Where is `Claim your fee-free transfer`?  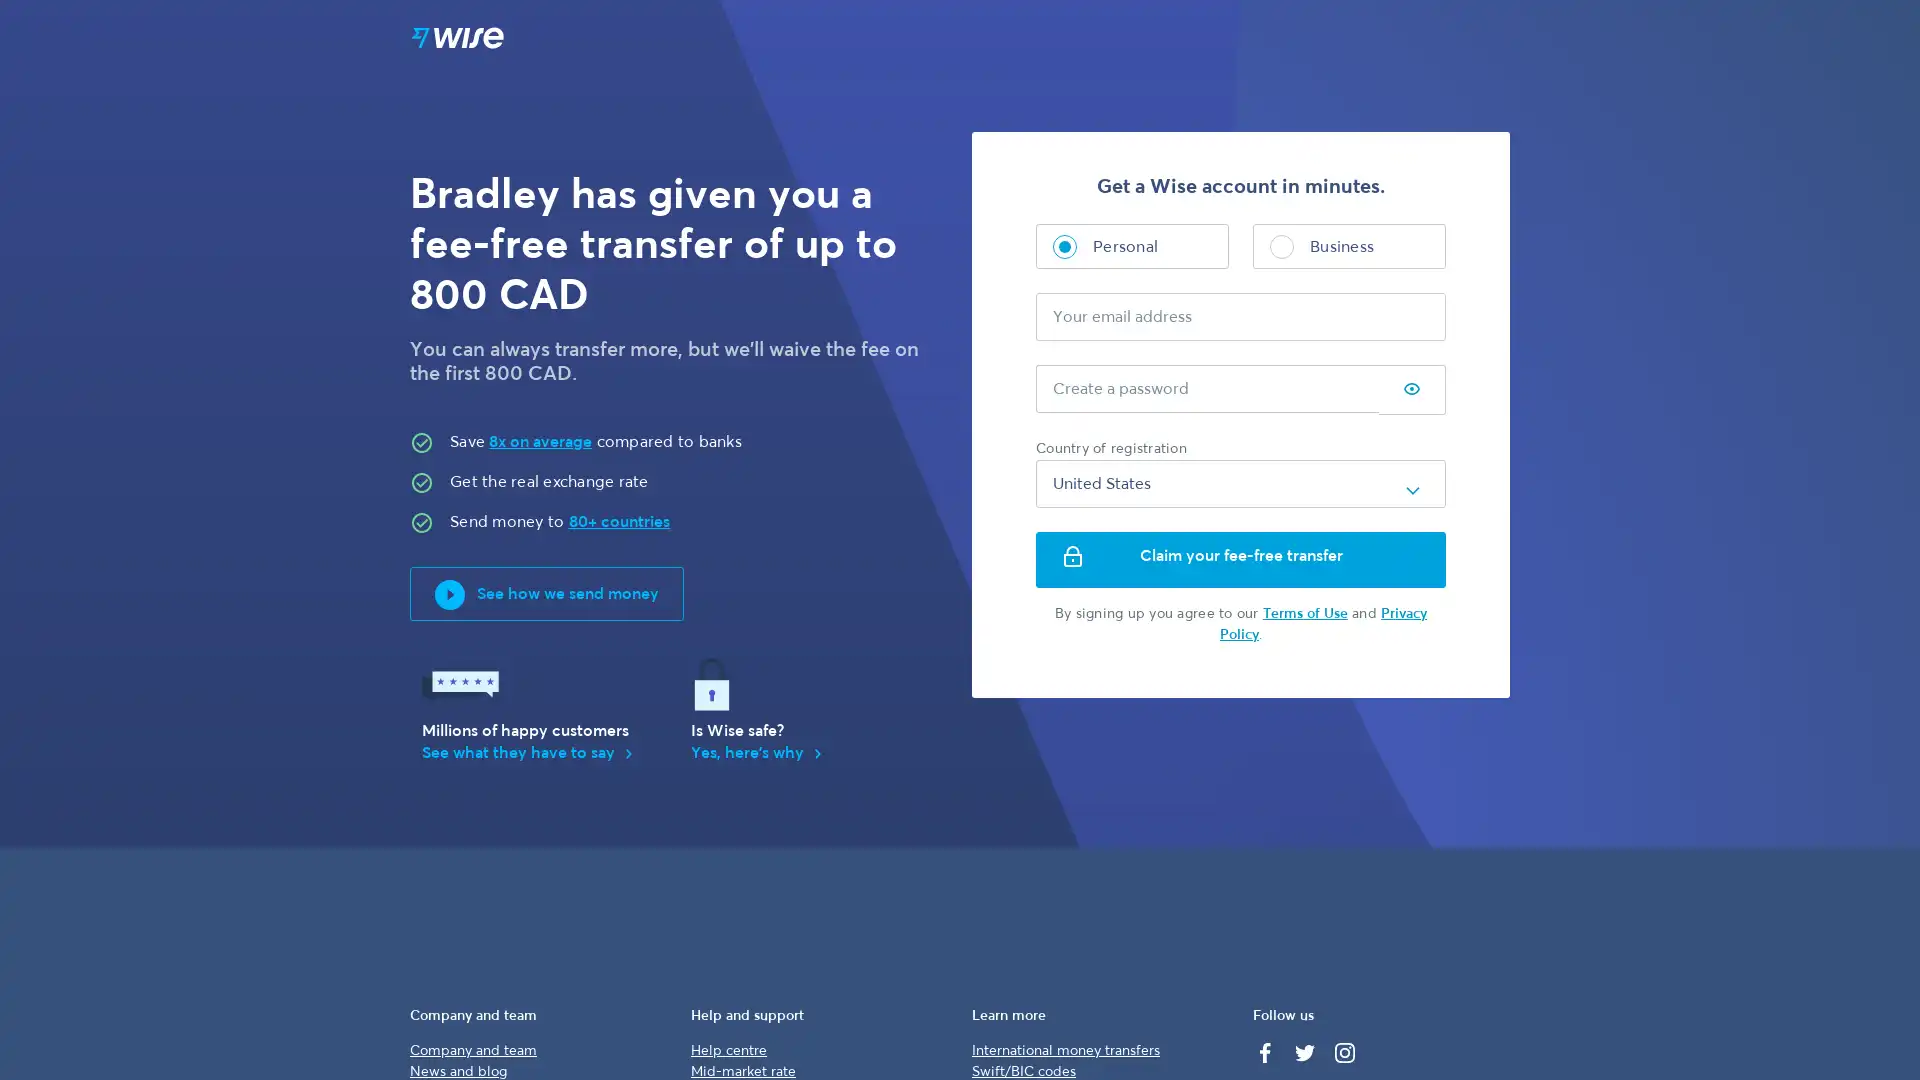
Claim your fee-free transfer is located at coordinates (1240, 559).